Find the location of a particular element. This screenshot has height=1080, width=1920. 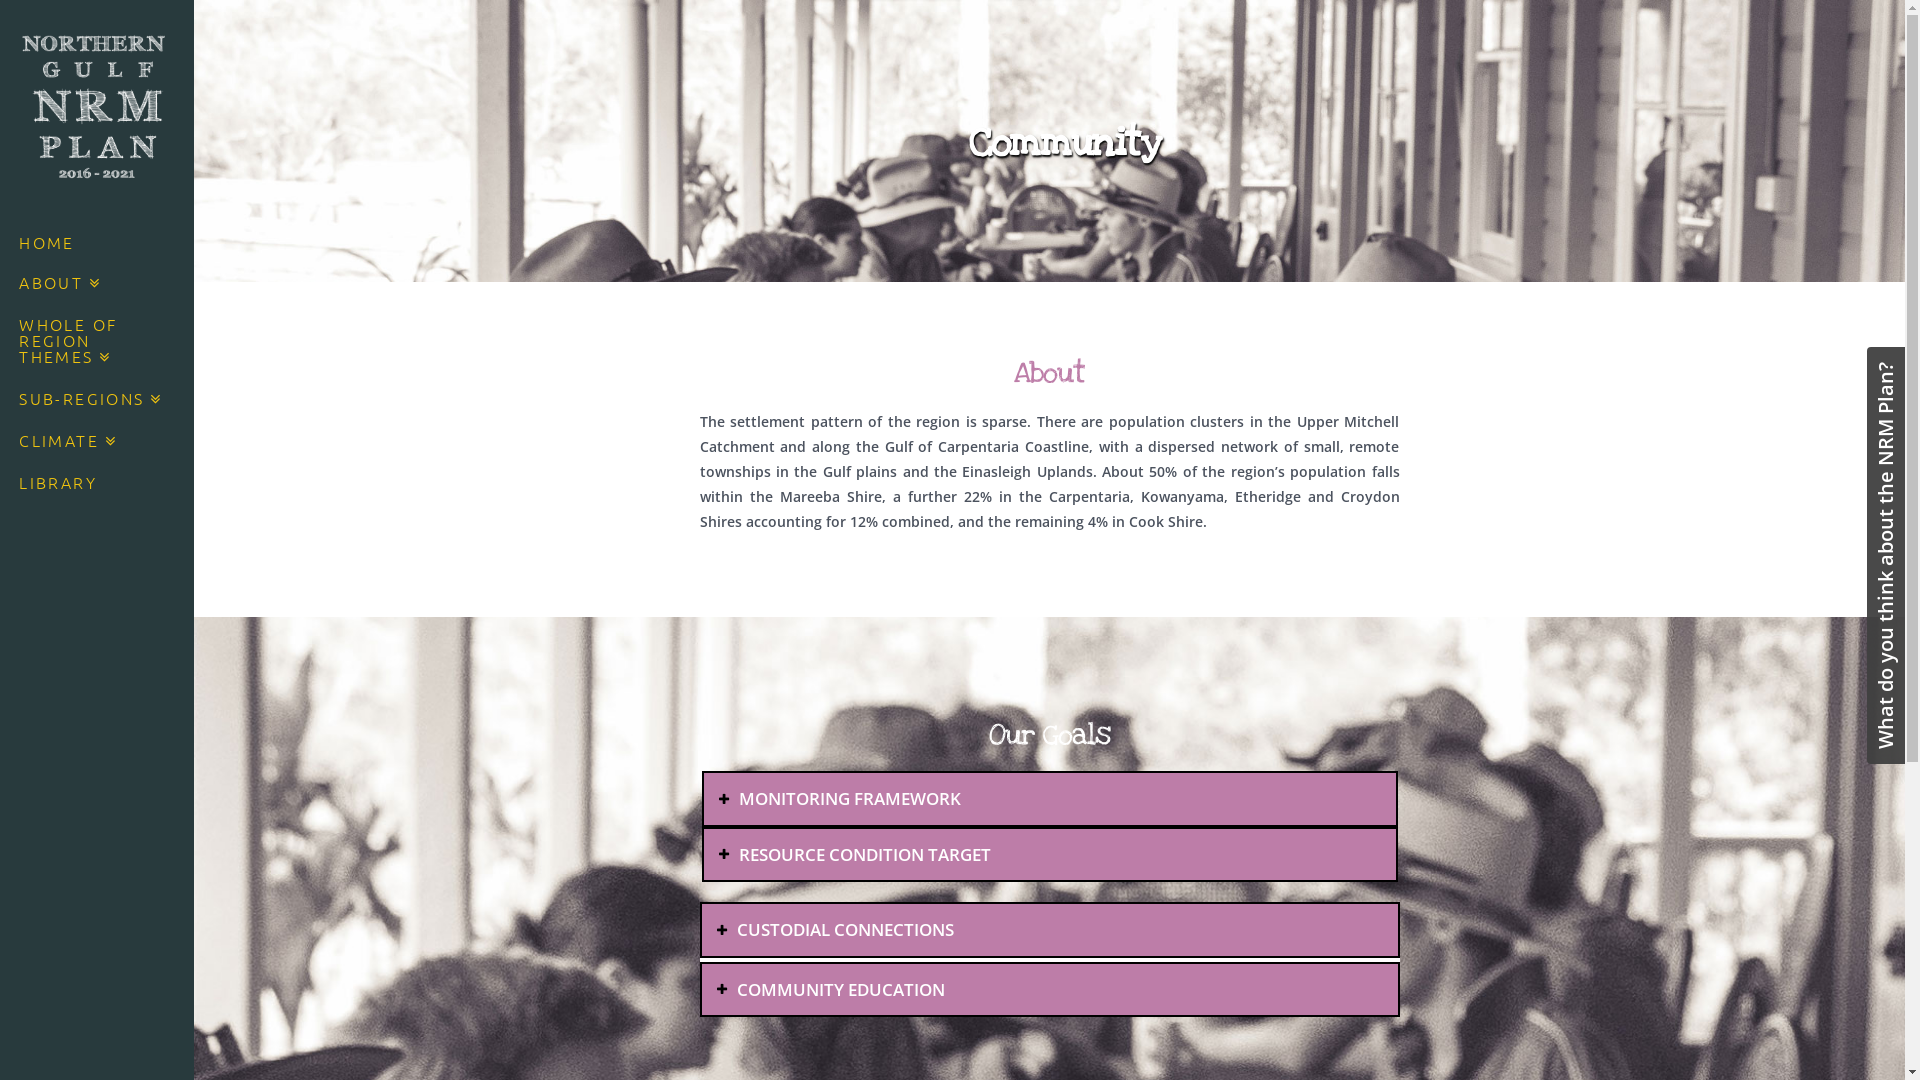

'WHOLE OF REGION THEMES' is located at coordinates (95, 342).